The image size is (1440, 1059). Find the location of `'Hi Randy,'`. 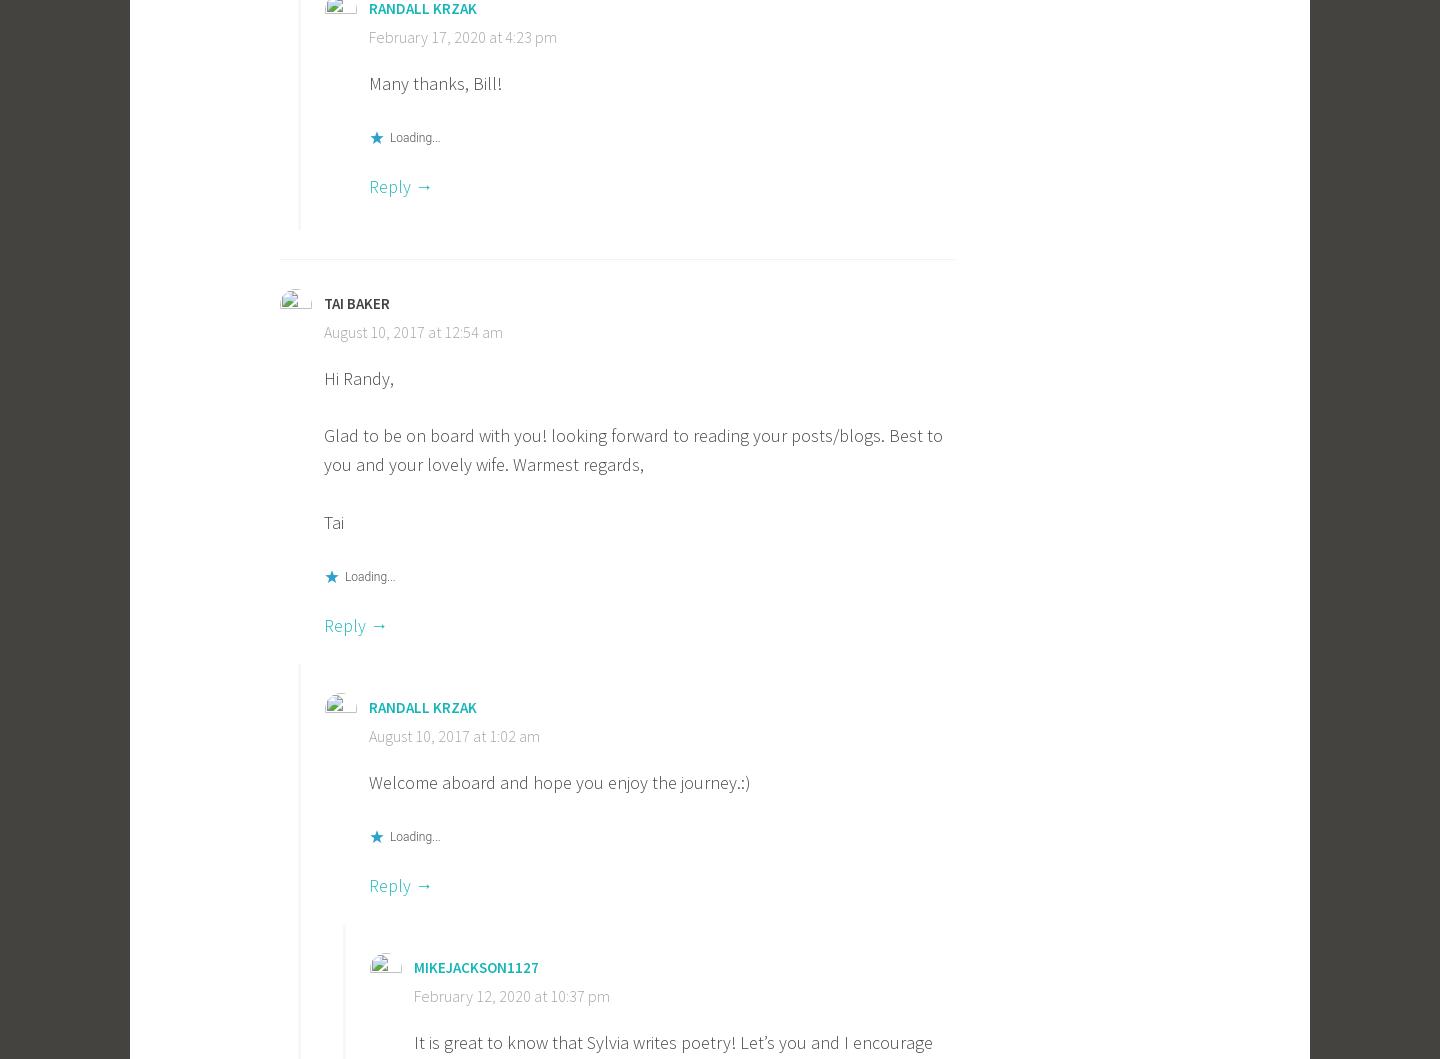

'Hi Randy,' is located at coordinates (358, 376).